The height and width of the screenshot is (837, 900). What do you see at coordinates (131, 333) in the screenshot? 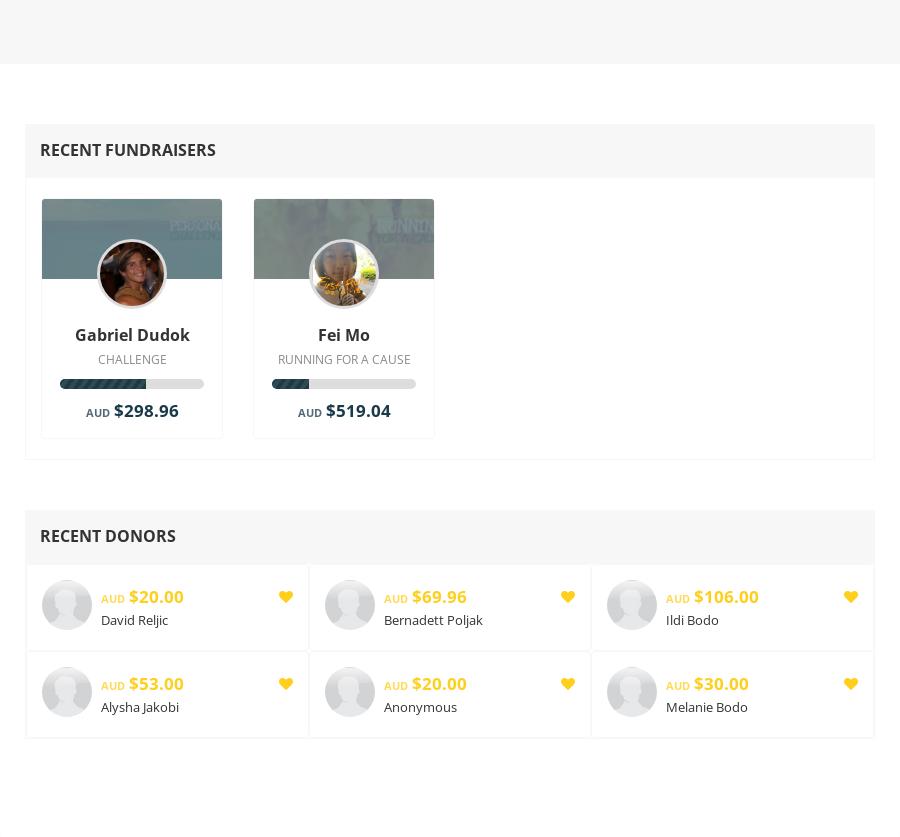
I see `'Gabriel Dudok'` at bounding box center [131, 333].